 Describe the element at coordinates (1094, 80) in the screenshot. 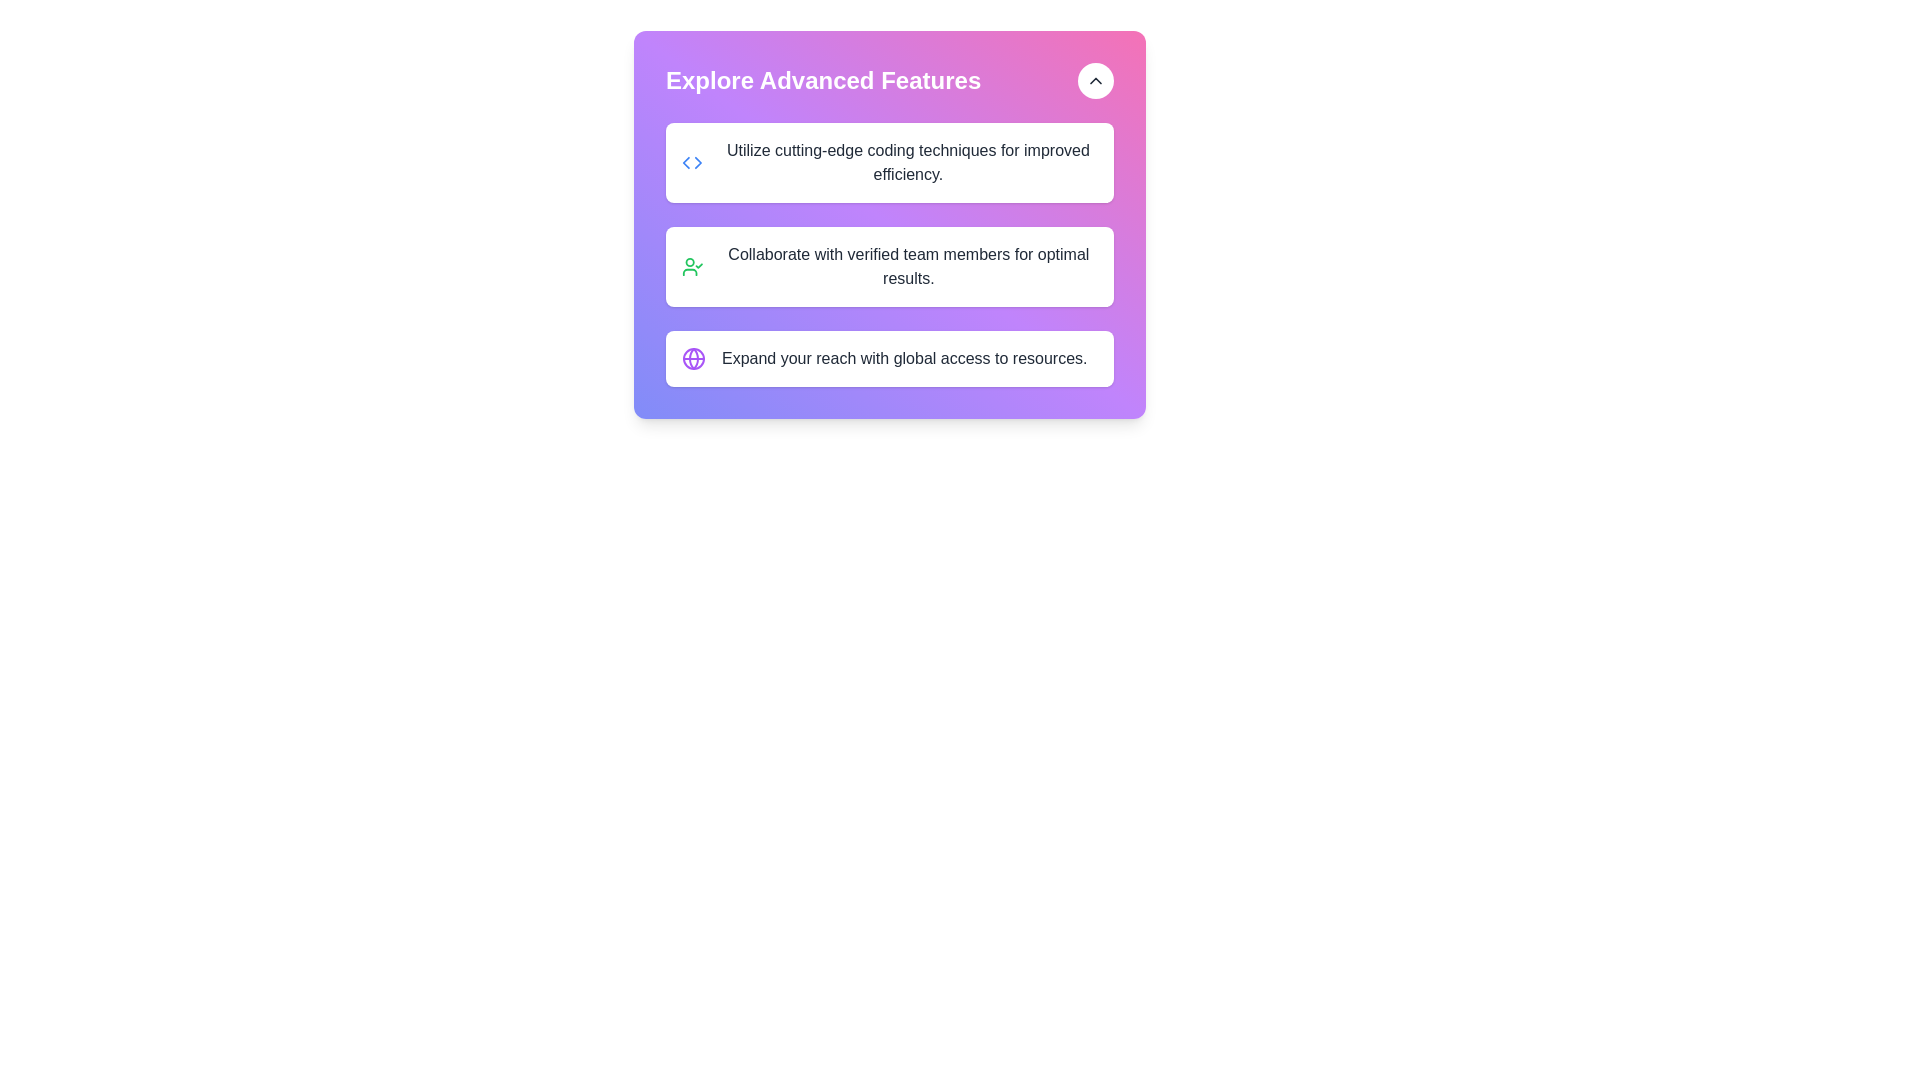

I see `the upward-pointing chevron SVG icon located in the top right corner of the card-like section with a gradient purple and pink background` at that location.